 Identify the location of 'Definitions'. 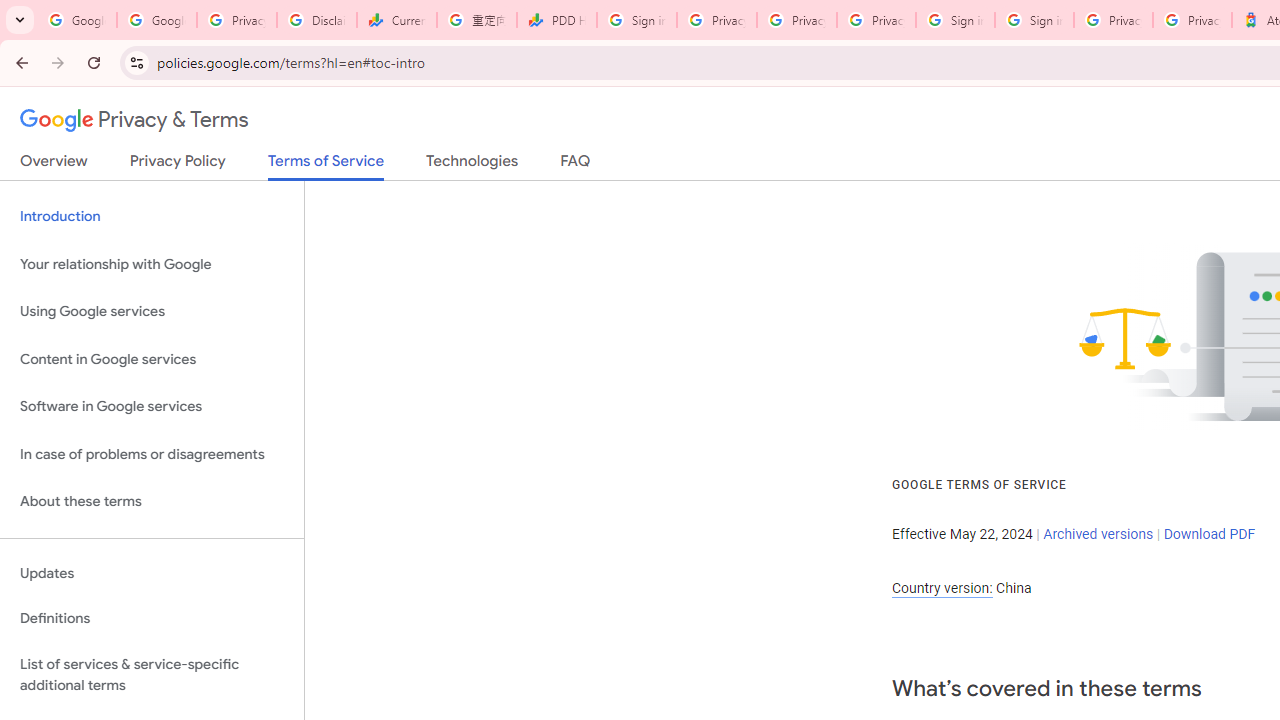
(151, 618).